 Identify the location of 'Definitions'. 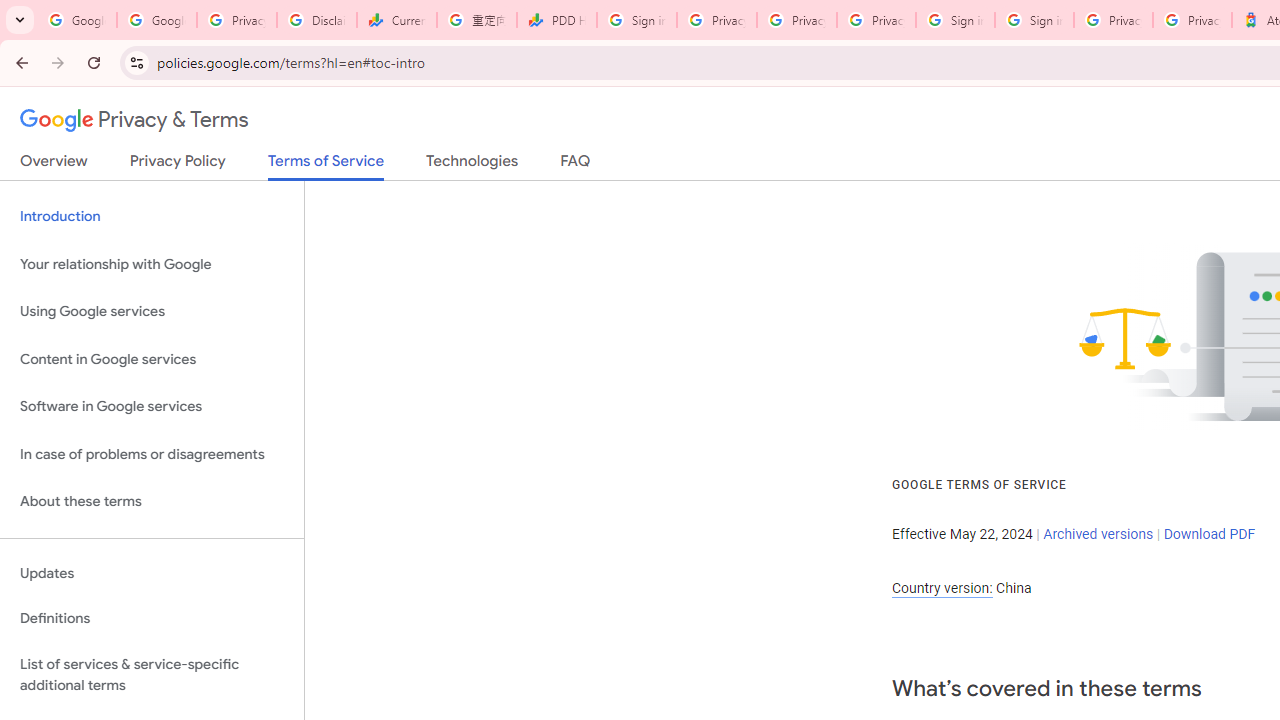
(151, 618).